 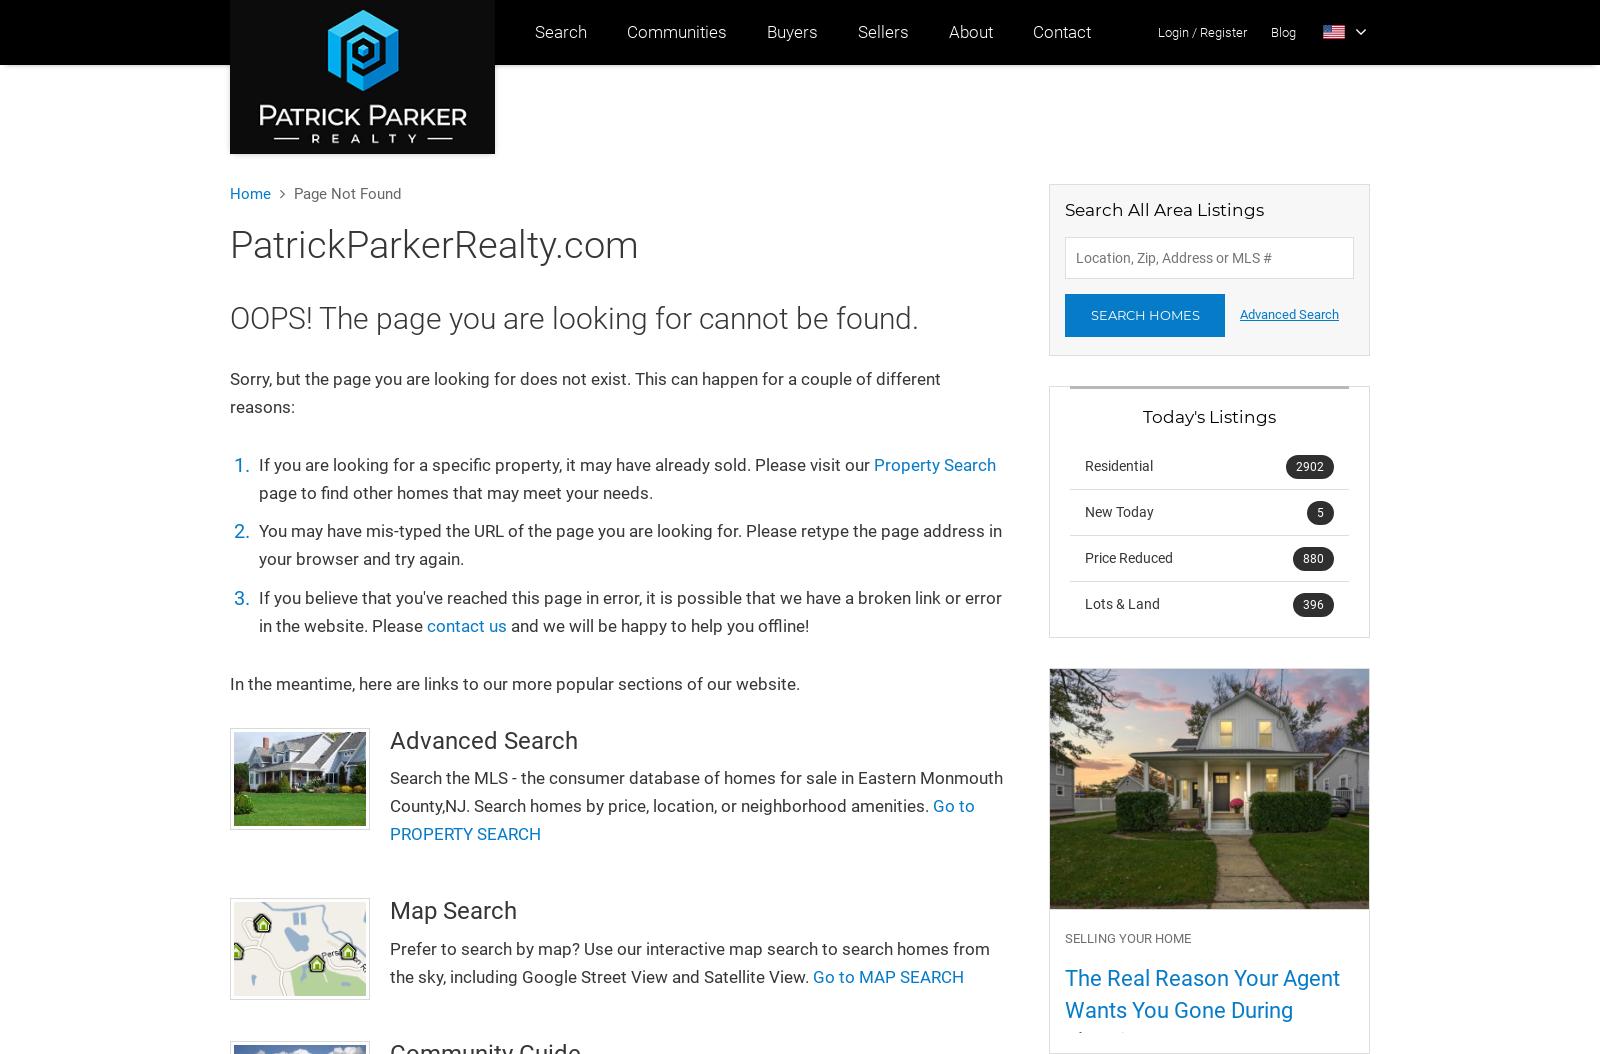 I want to click on 'Price Reduced', so click(x=1084, y=557).